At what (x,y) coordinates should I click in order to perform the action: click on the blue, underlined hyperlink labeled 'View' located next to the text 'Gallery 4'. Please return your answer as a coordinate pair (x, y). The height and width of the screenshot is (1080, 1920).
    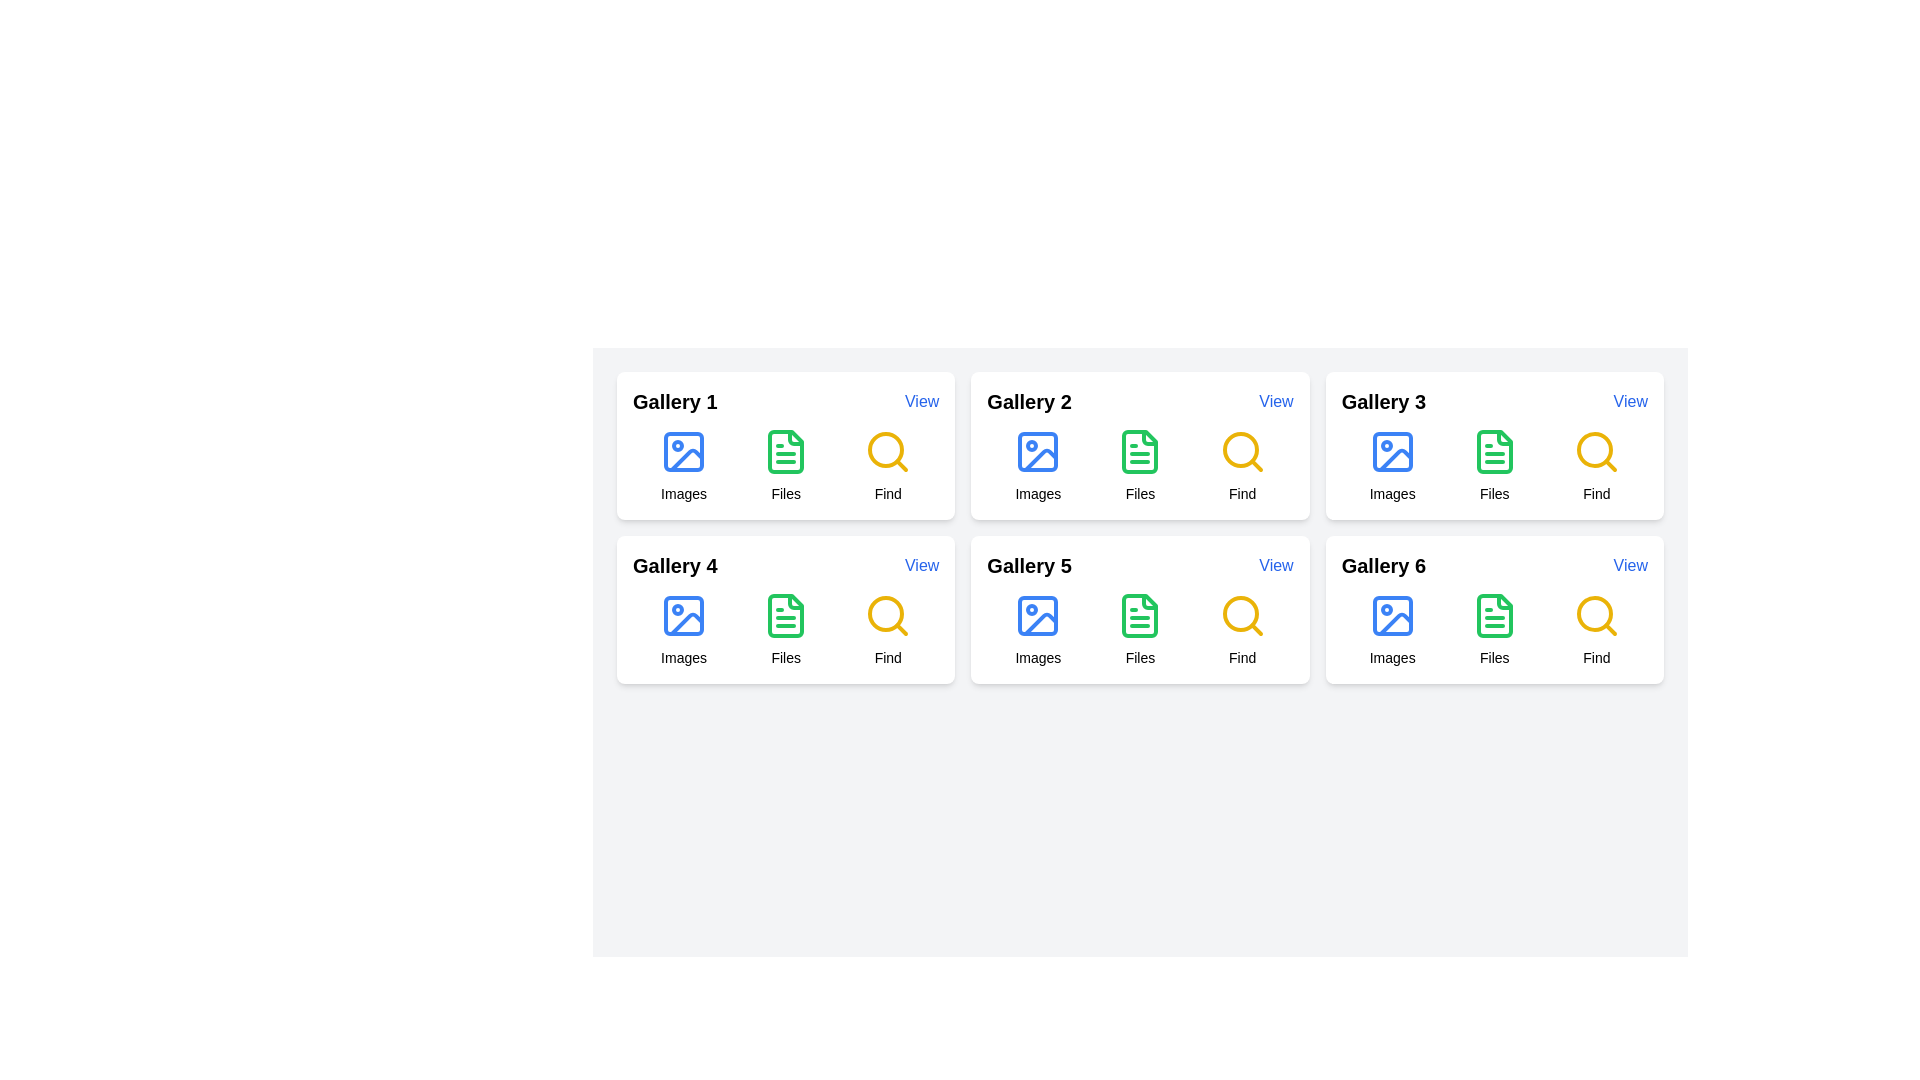
    Looking at the image, I should click on (920, 566).